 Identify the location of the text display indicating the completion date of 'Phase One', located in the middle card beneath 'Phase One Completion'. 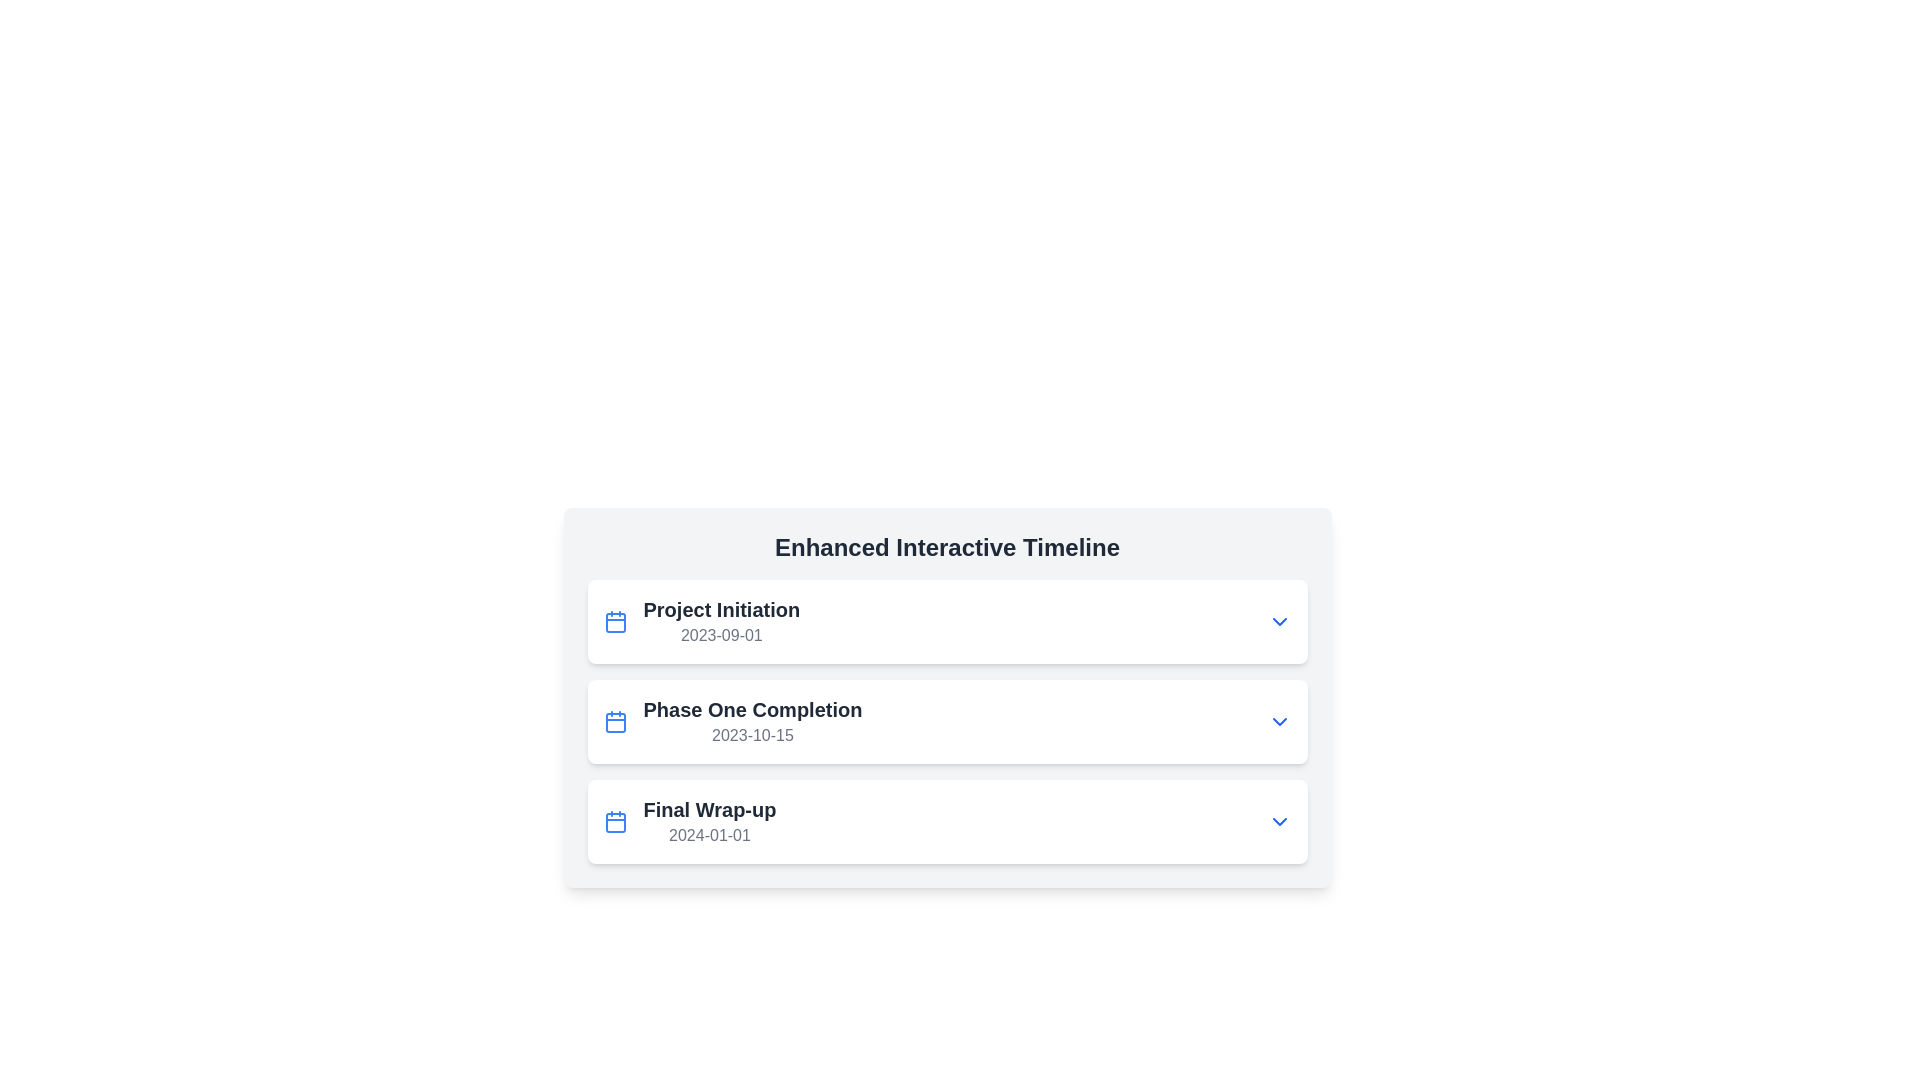
(752, 736).